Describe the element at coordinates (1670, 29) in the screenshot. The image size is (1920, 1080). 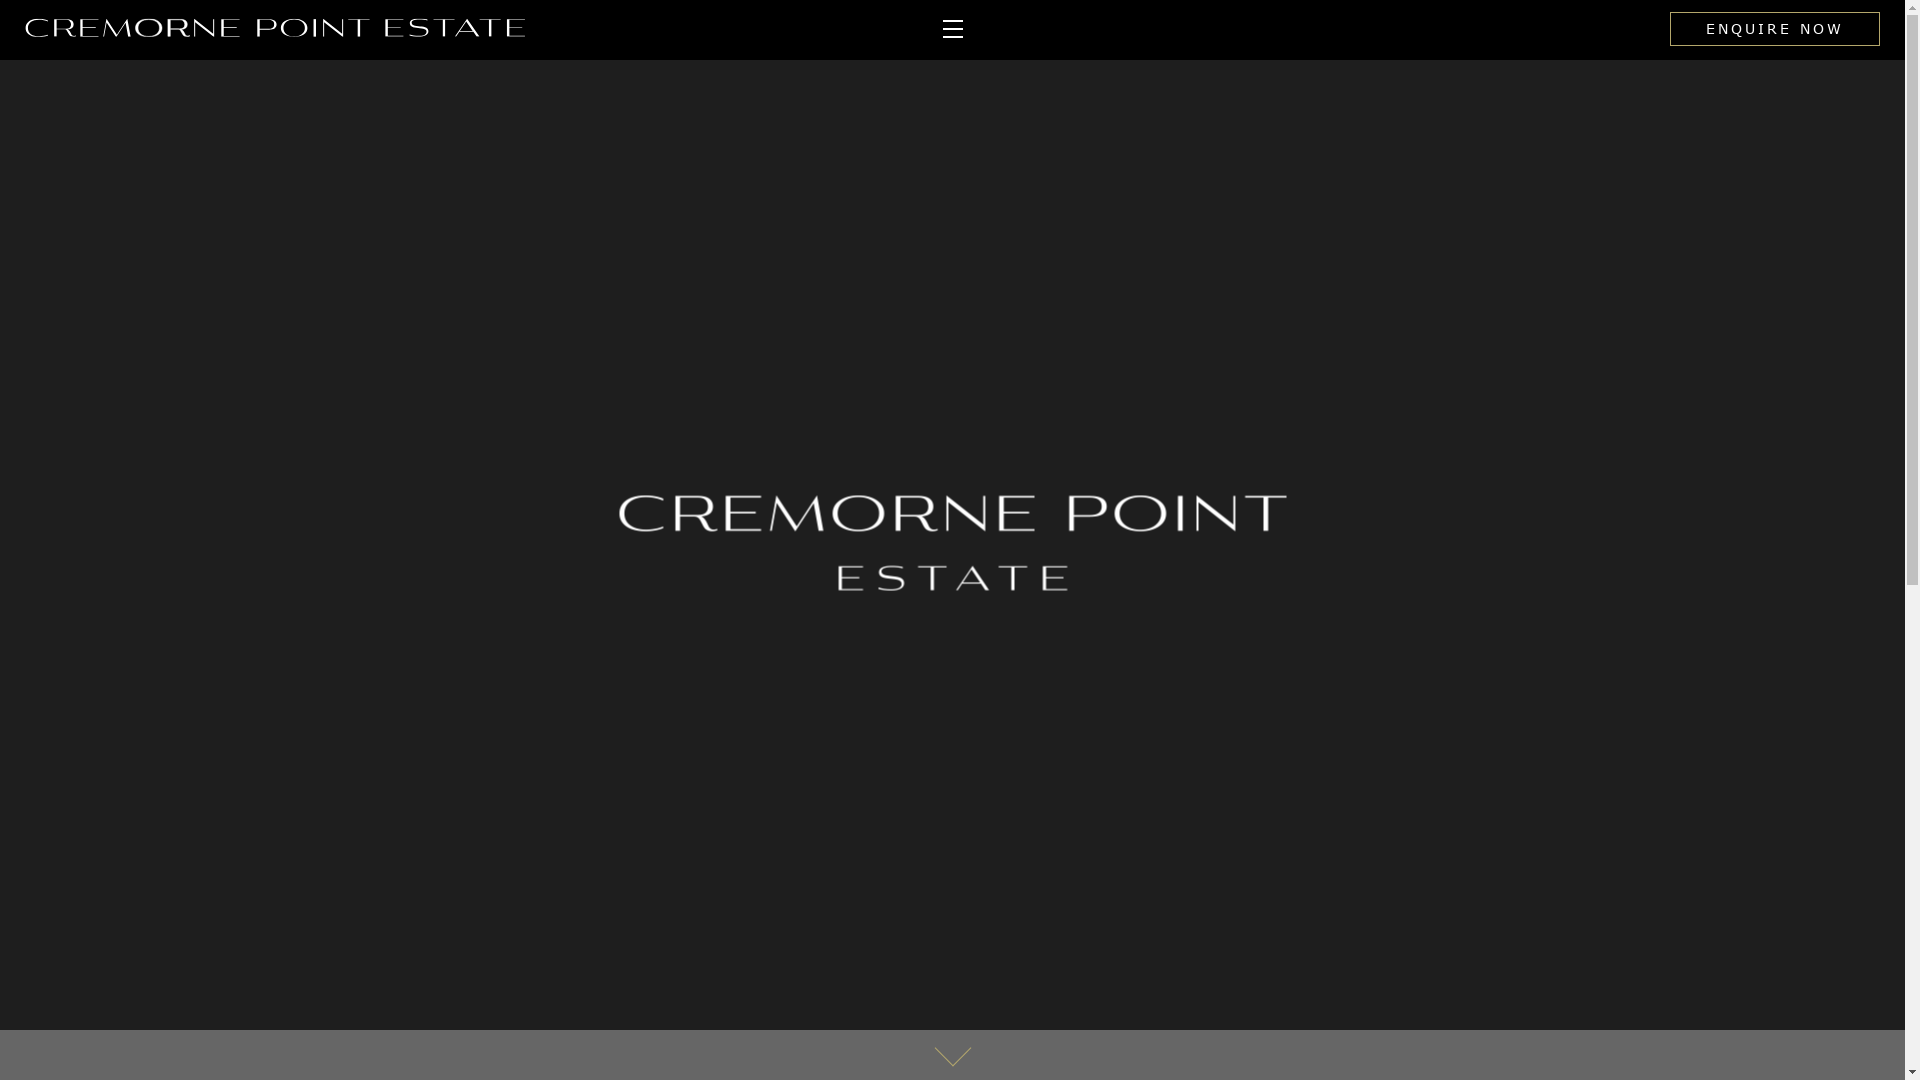
I see `'ENQUIRE NOW'` at that location.